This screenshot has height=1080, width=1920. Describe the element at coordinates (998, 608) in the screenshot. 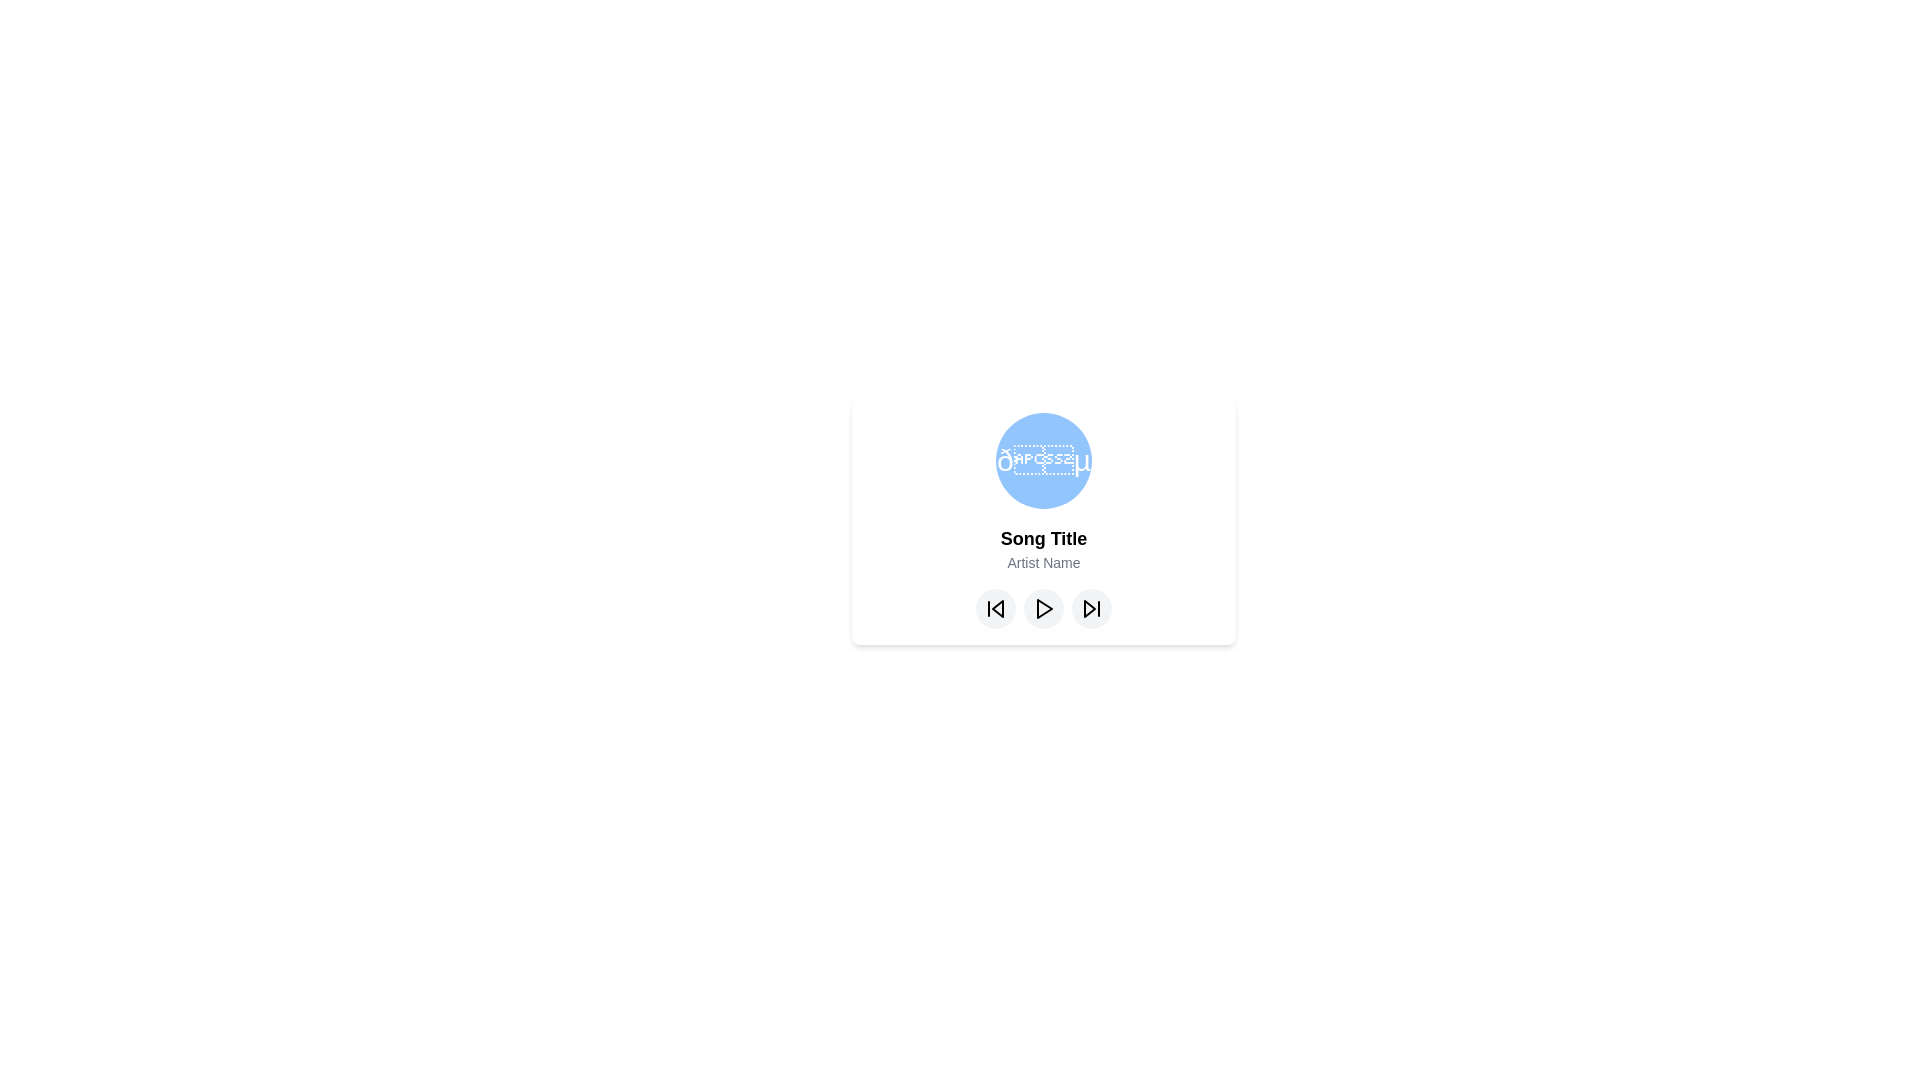

I see `the skip-back icon component located to the left of the vertical line symbol in the media control row below the song title and artist name` at that location.